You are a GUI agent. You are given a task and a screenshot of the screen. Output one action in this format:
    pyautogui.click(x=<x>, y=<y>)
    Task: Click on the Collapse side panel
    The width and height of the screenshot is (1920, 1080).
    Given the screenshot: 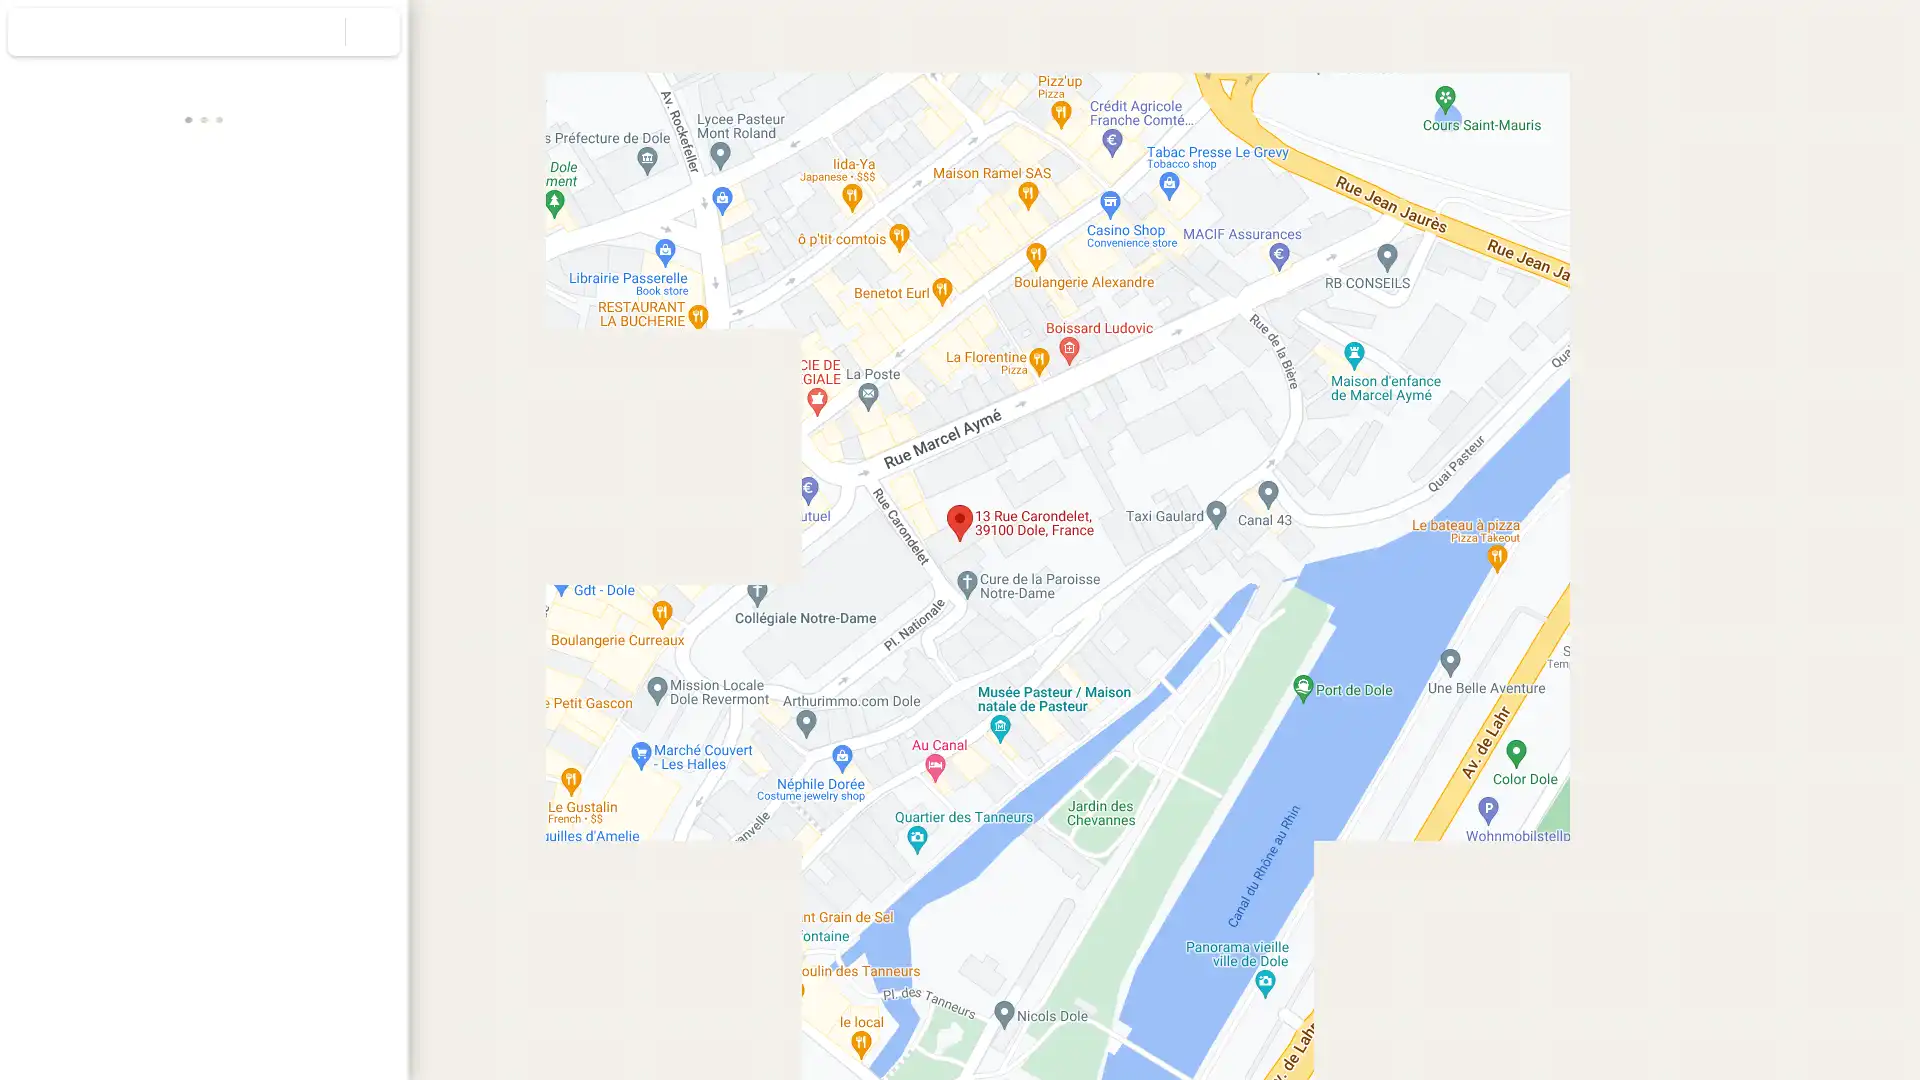 What is the action you would take?
    pyautogui.click(x=418, y=540)
    